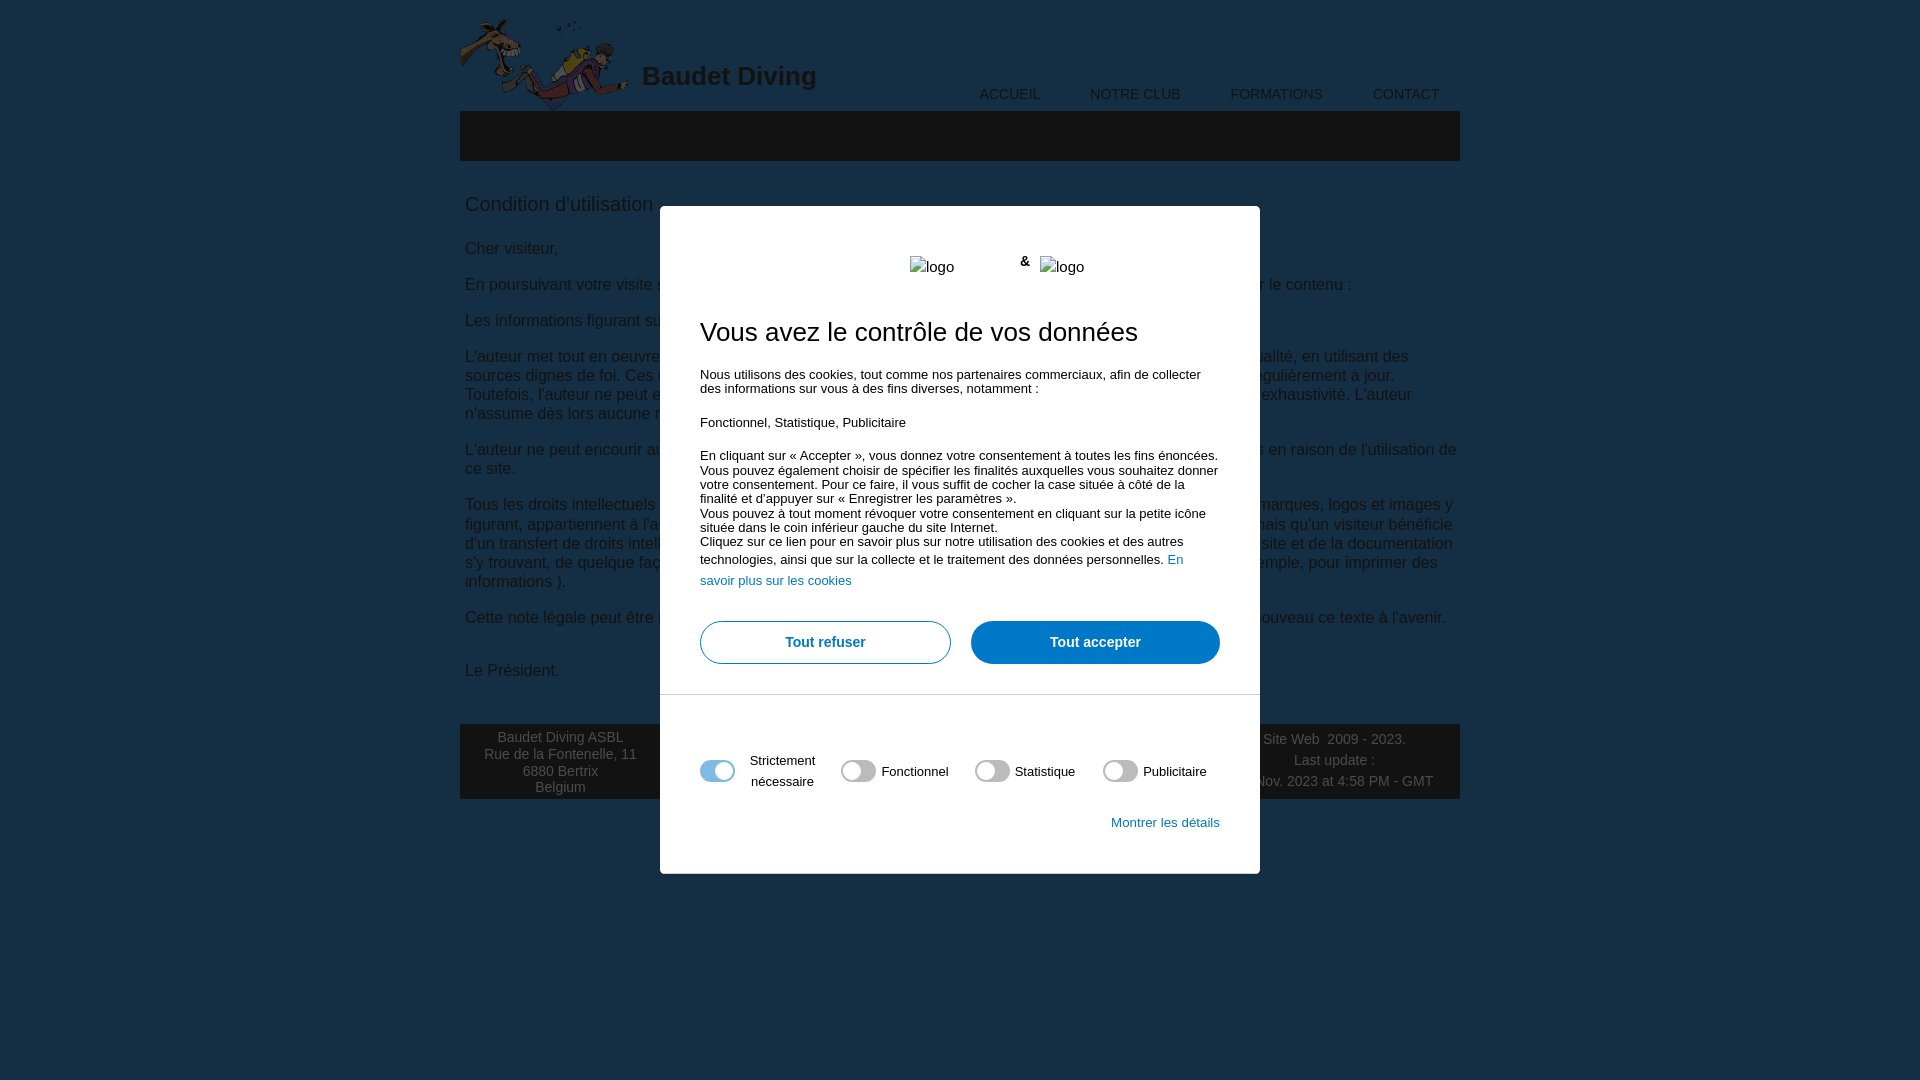 The width and height of the screenshot is (1920, 1080). Describe the element at coordinates (940, 570) in the screenshot. I see `'En savoir plus sur les cookies'` at that location.